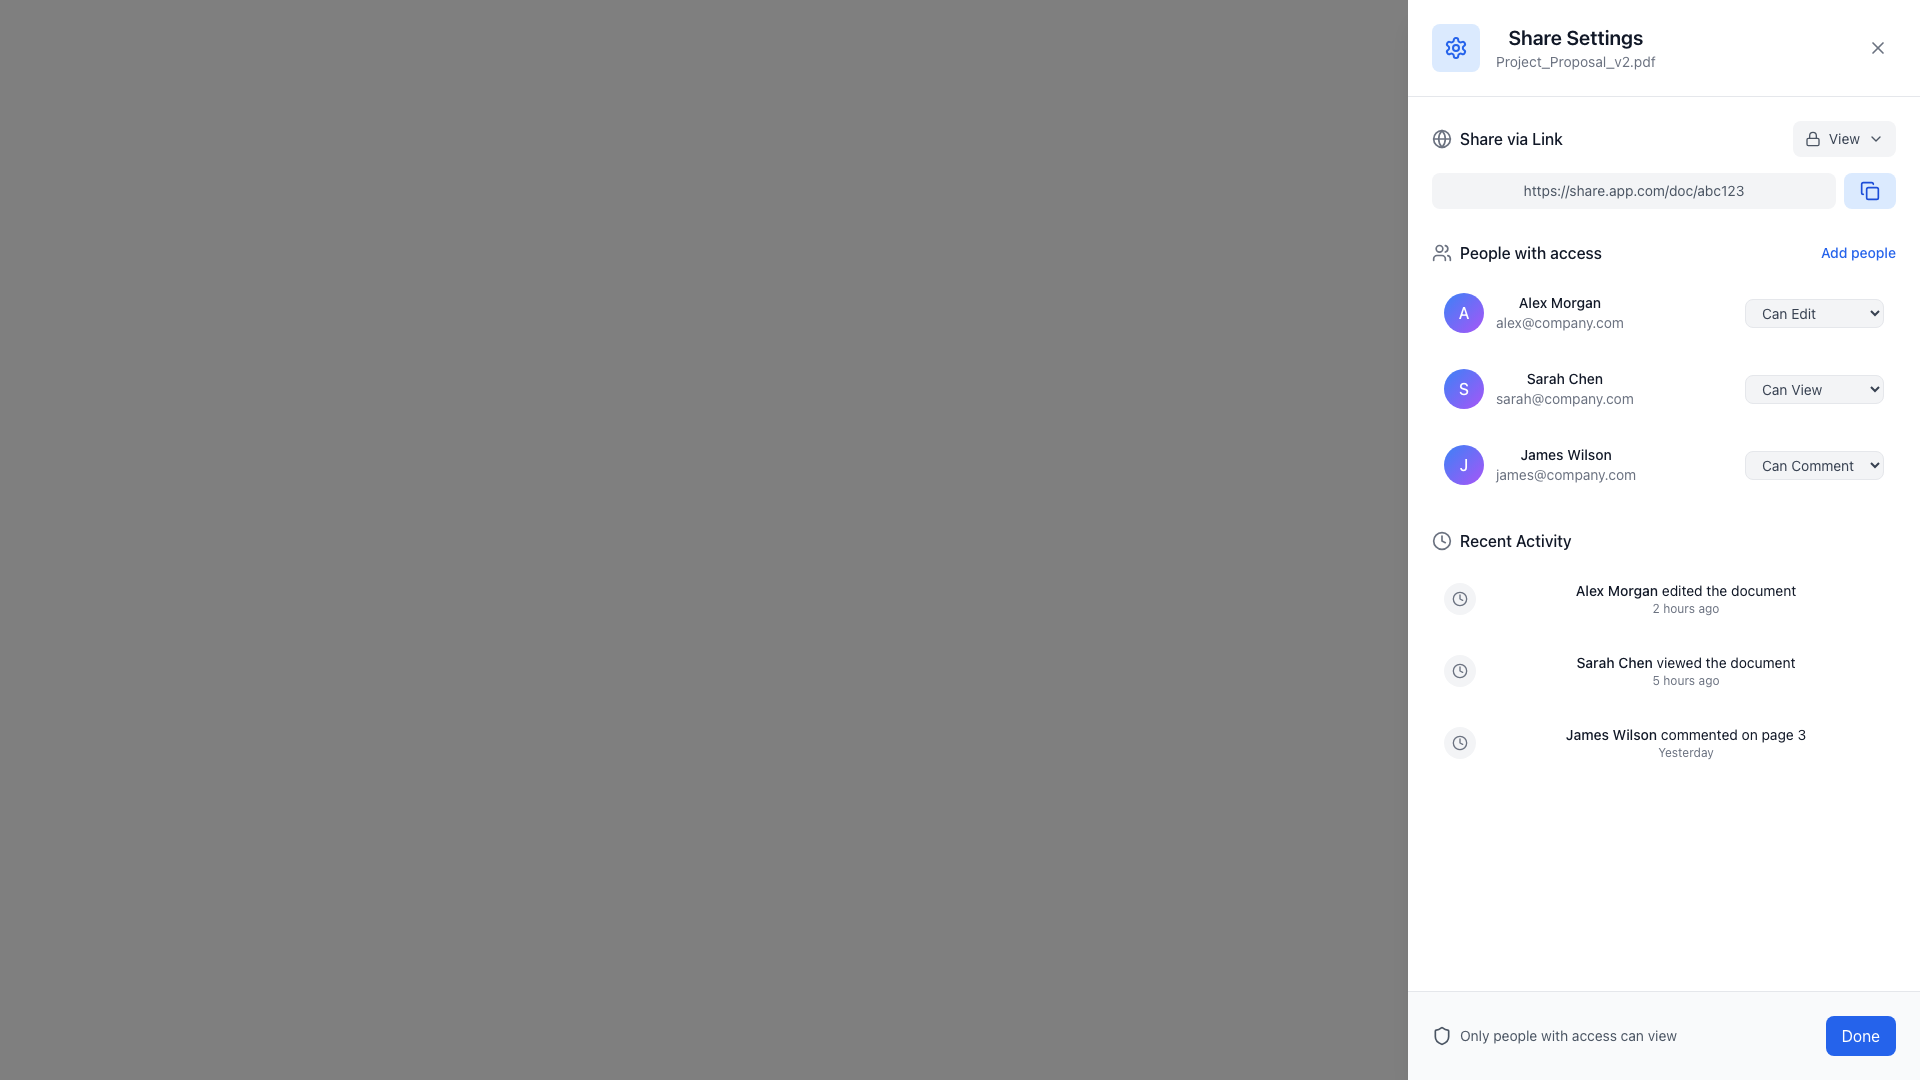  What do you see at coordinates (1441, 540) in the screenshot?
I see `the clock icon located to the left of the 'Recent Activity' text, which emphasizes the time-related context of this section` at bounding box center [1441, 540].